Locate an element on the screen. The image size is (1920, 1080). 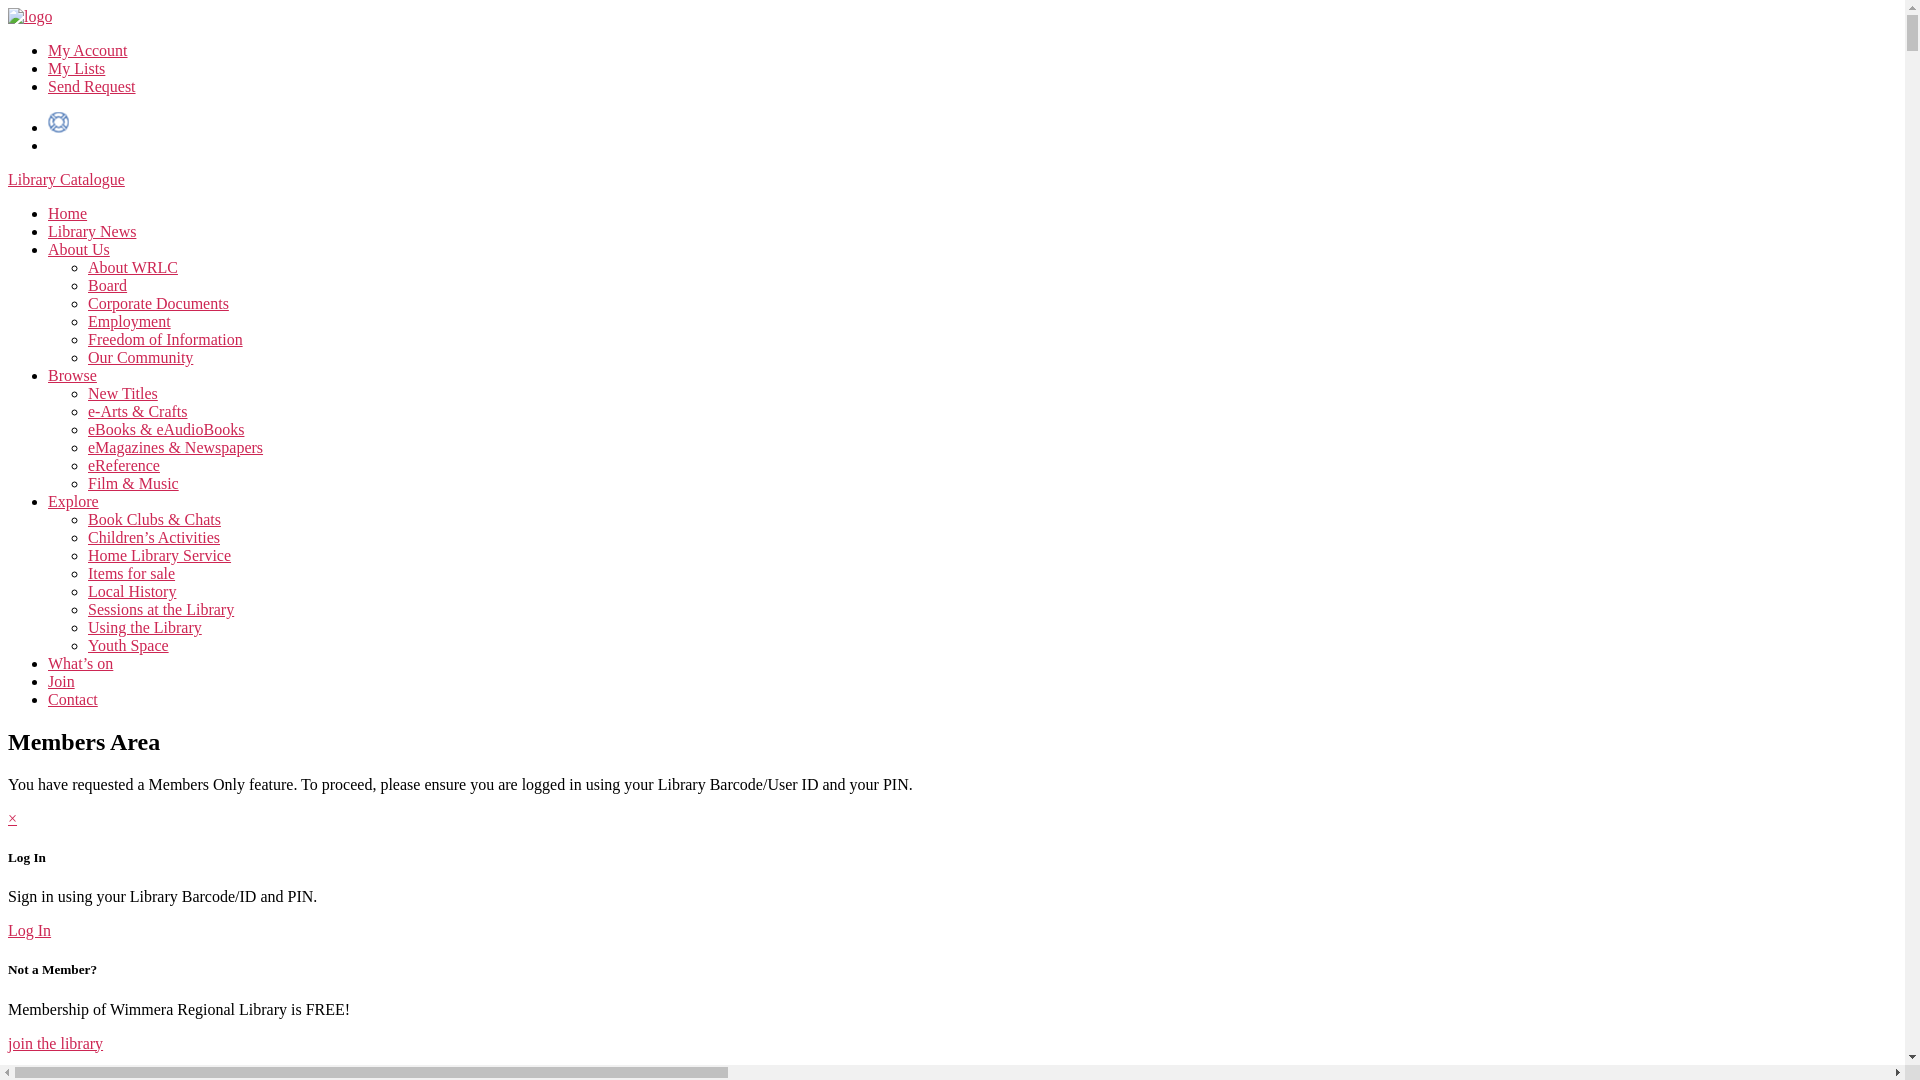
'Library News' is located at coordinates (90, 230).